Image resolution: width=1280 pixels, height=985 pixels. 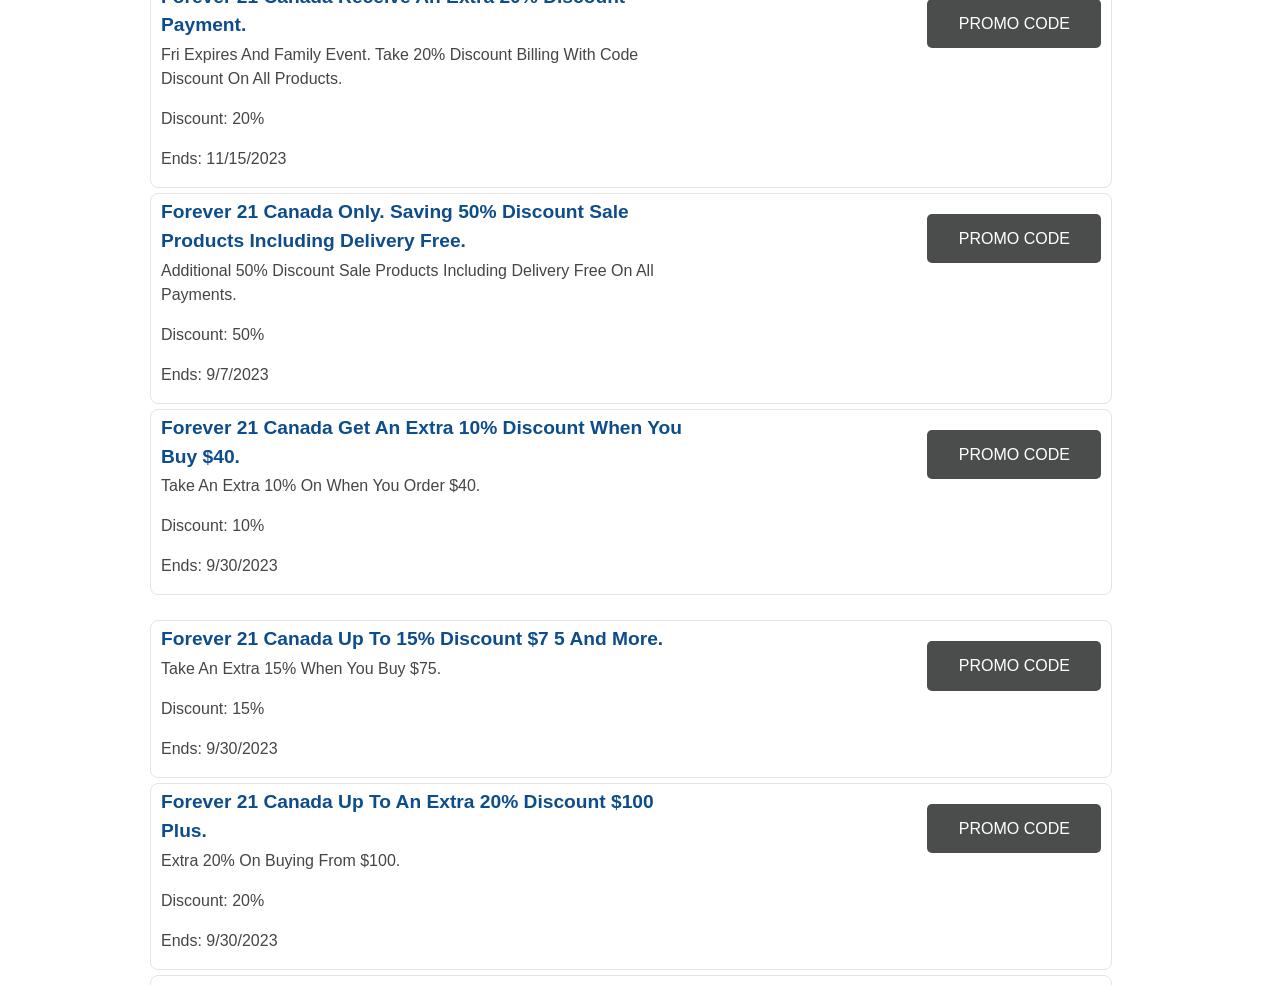 I want to click on 'Forever 21 Canada Get An Extra 10% Discount When You Buy $40.', so click(x=420, y=439).